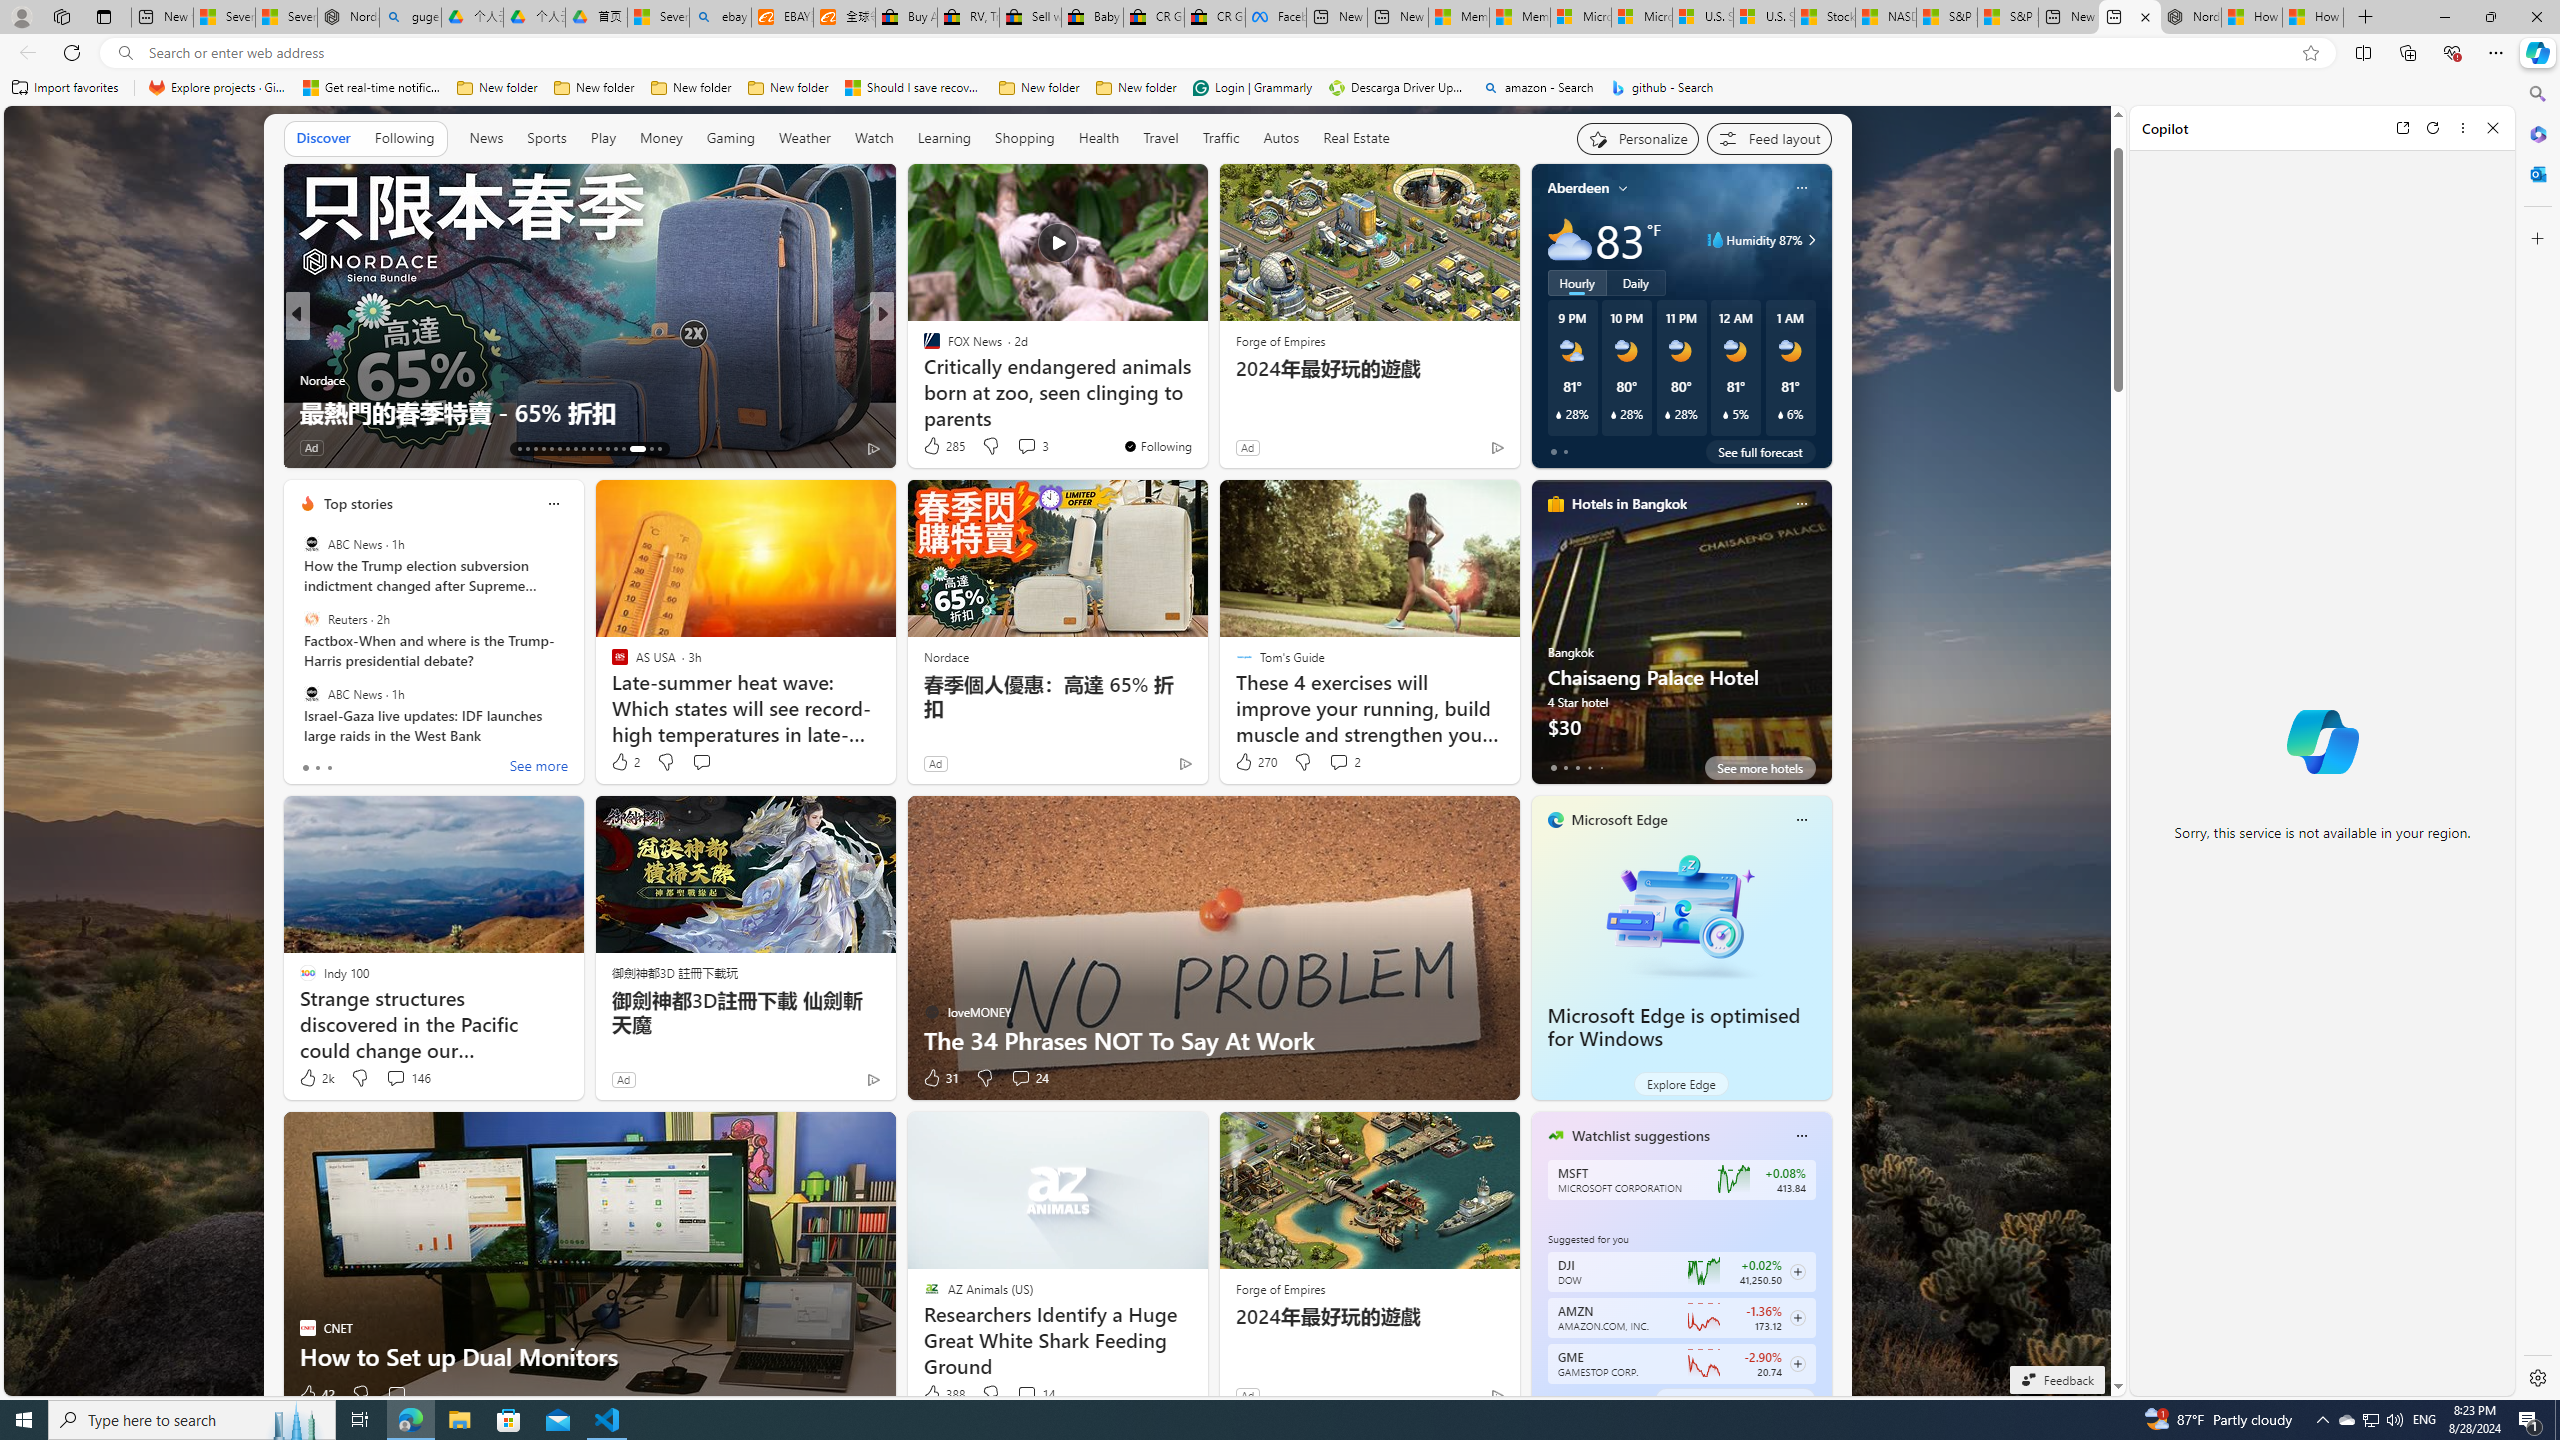 This screenshot has width=2560, height=1440. What do you see at coordinates (1028, 1076) in the screenshot?
I see `'View comments 24 Comment'` at bounding box center [1028, 1076].